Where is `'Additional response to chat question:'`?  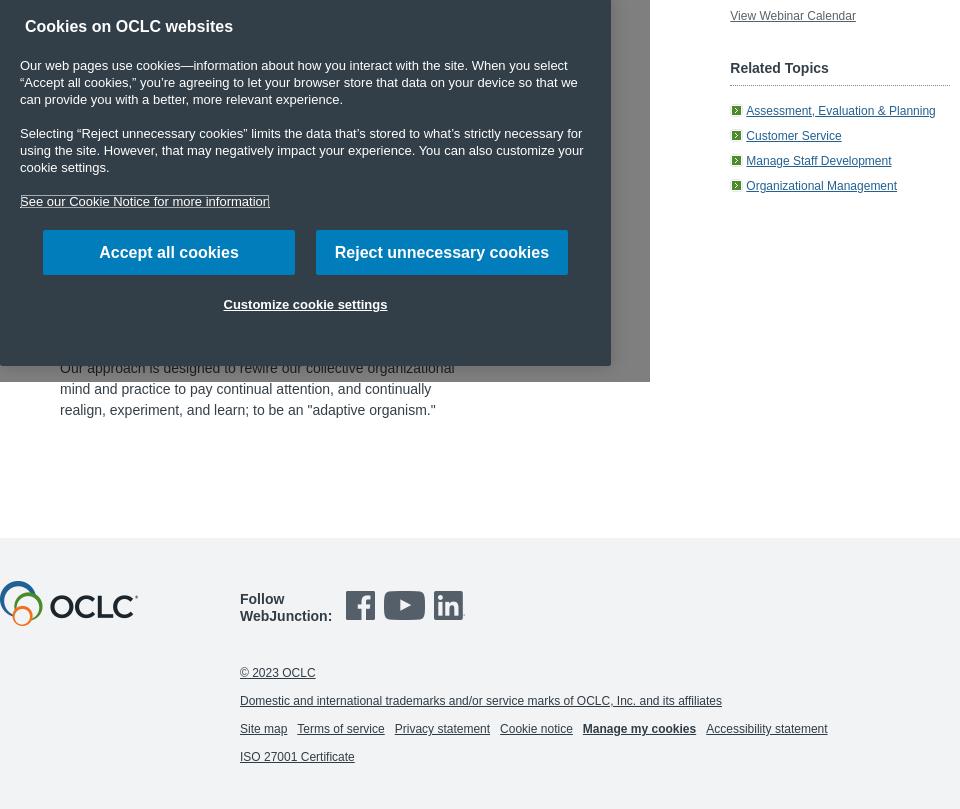 'Additional response to chat question:' is located at coordinates (148, 32).